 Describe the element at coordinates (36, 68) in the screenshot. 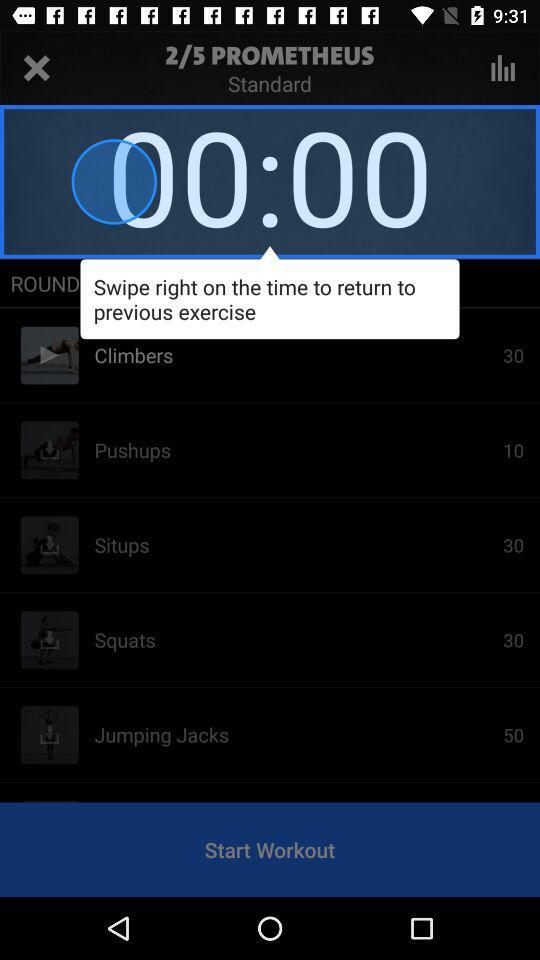

I see `the close icon` at that location.